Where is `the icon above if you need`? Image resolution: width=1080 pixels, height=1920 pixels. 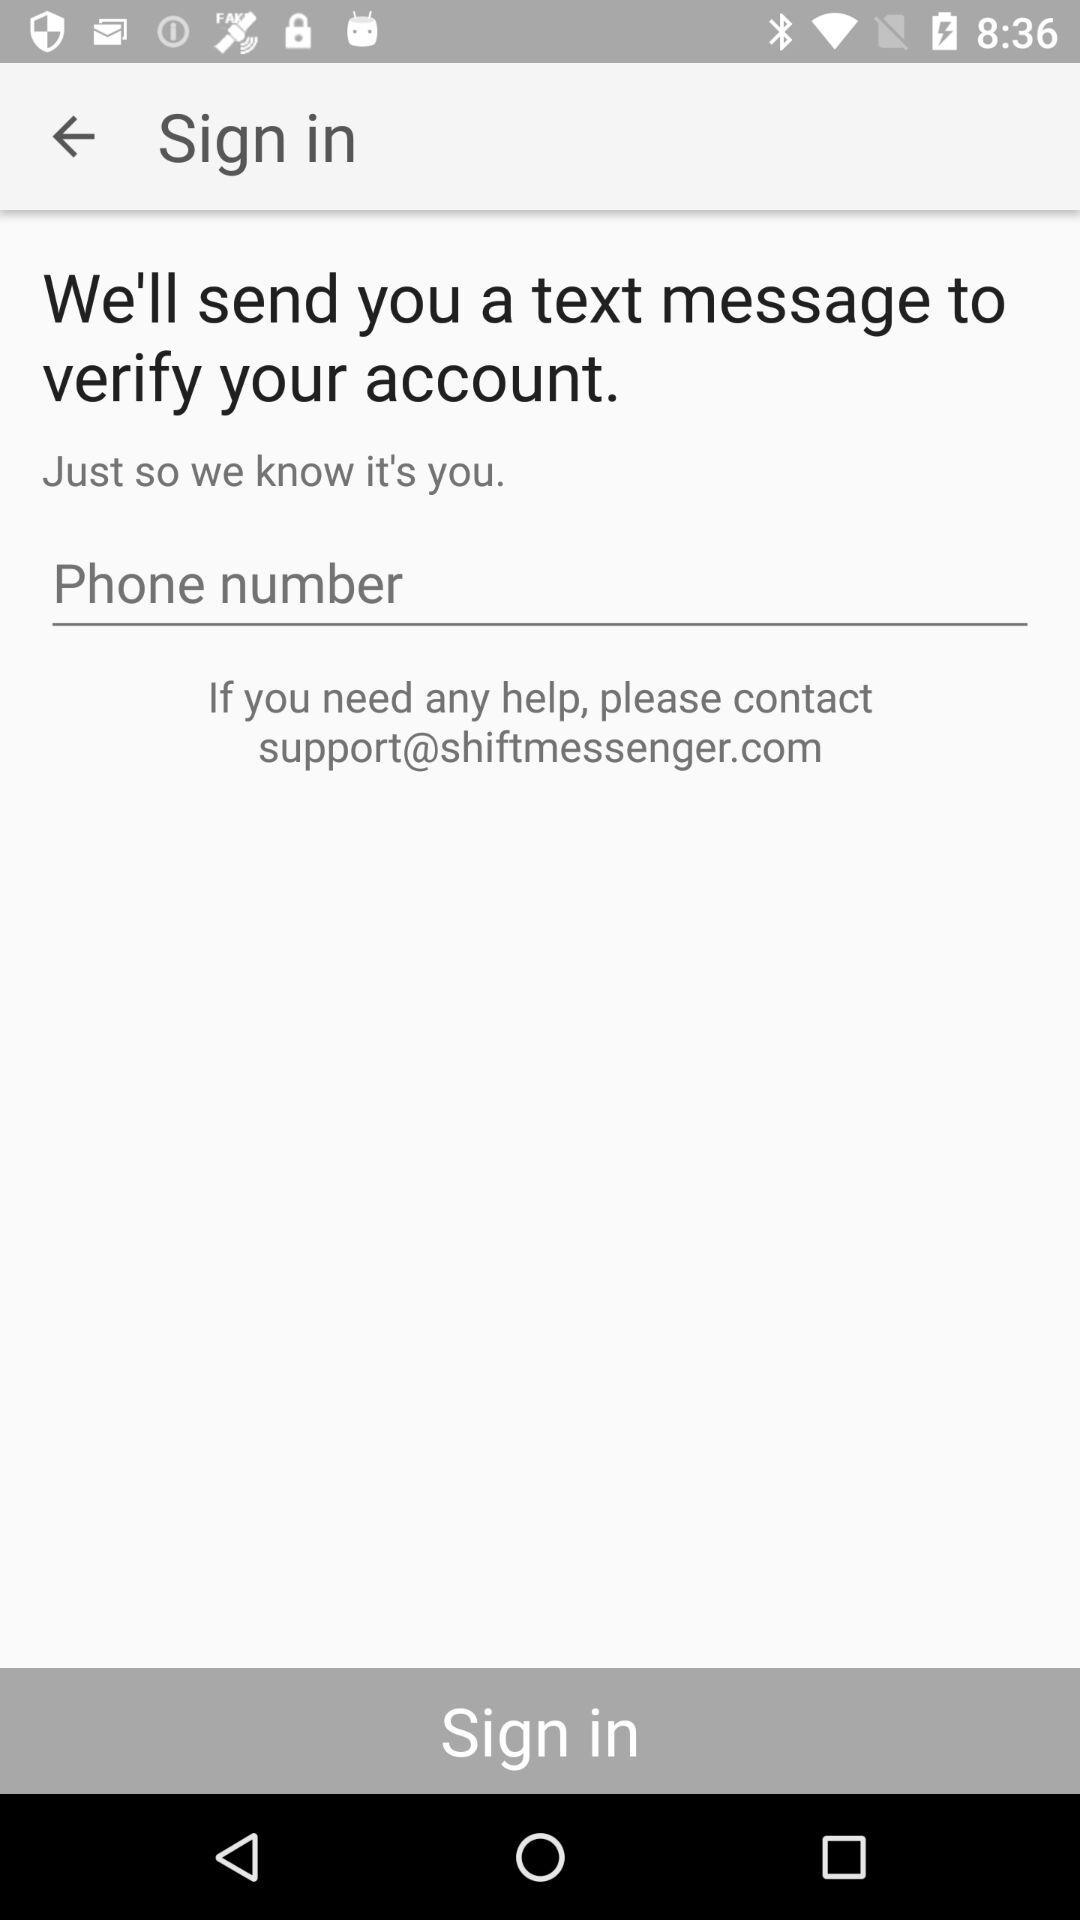
the icon above if you need is located at coordinates (540, 581).